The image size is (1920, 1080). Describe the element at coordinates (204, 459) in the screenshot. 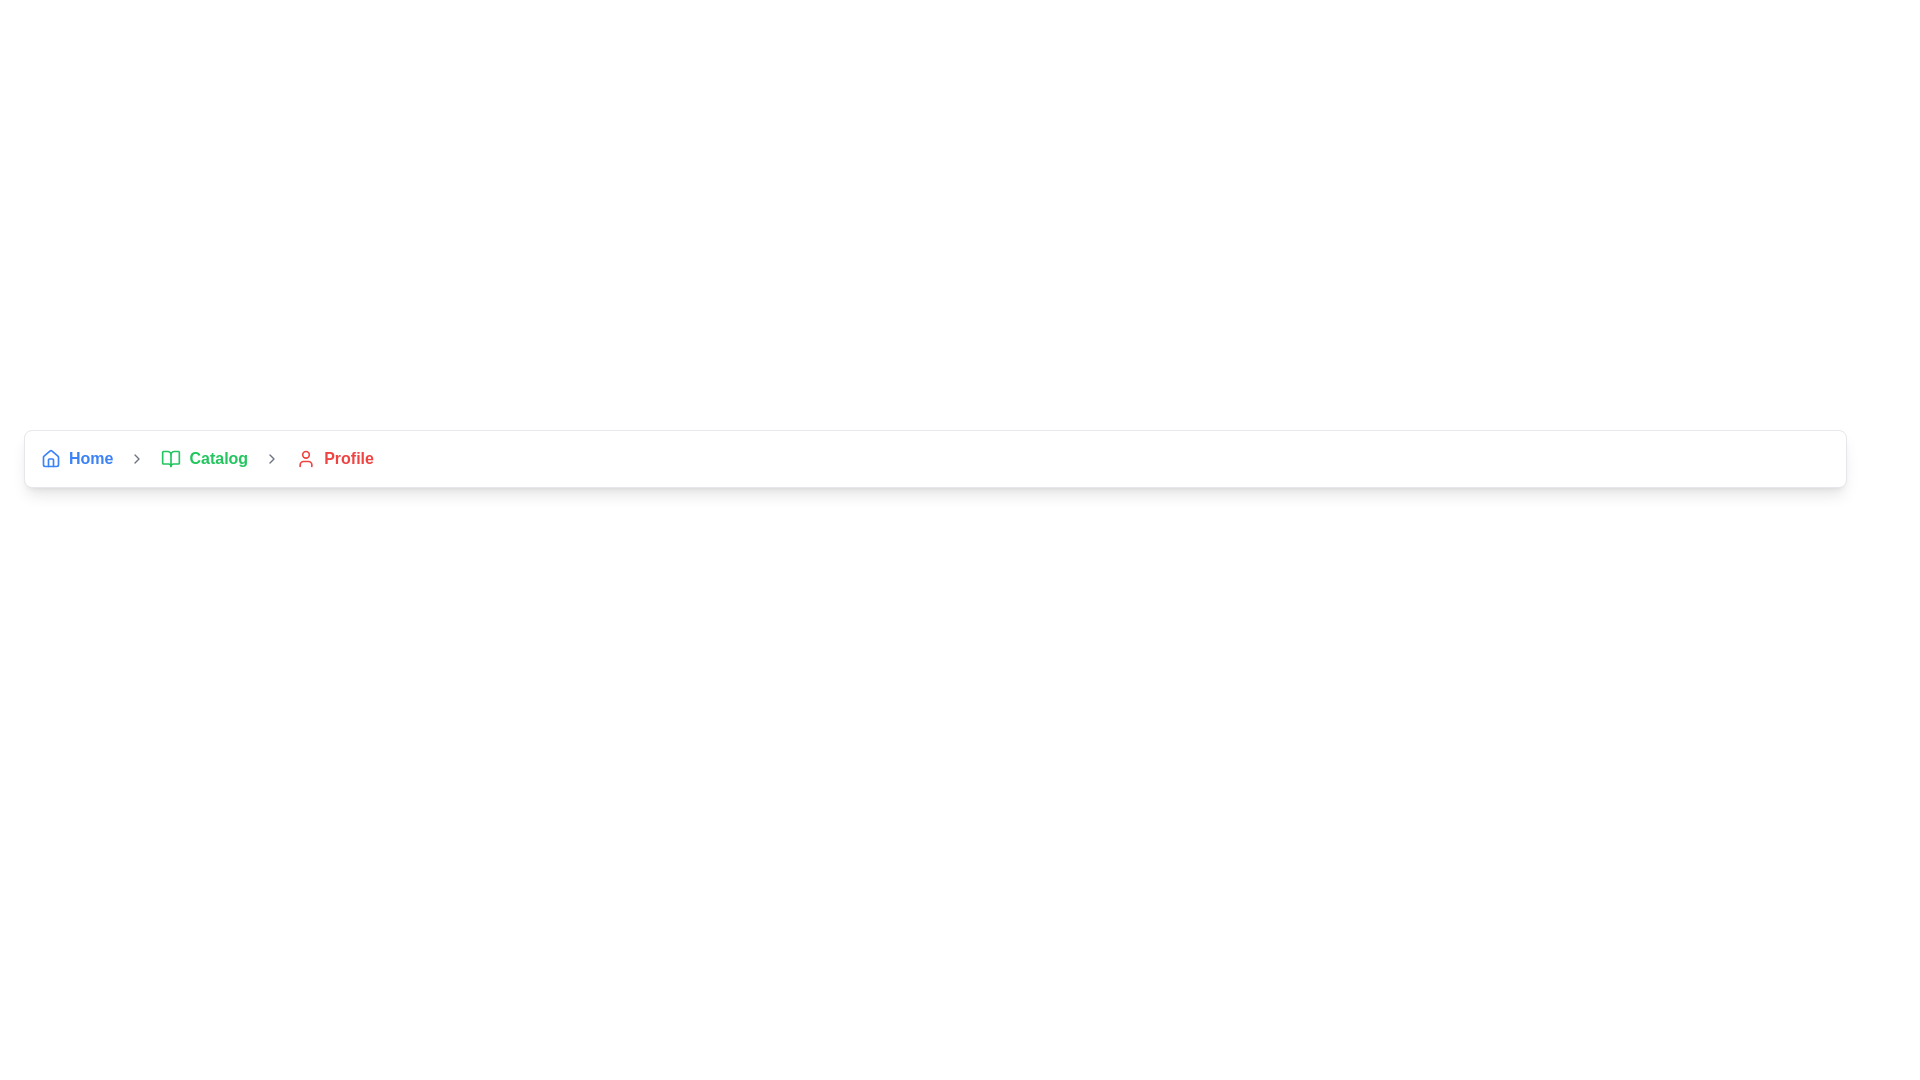

I see `the 'Catalog' hyperlink with an icon, which is the second navigational item in the top navigation bar` at that location.